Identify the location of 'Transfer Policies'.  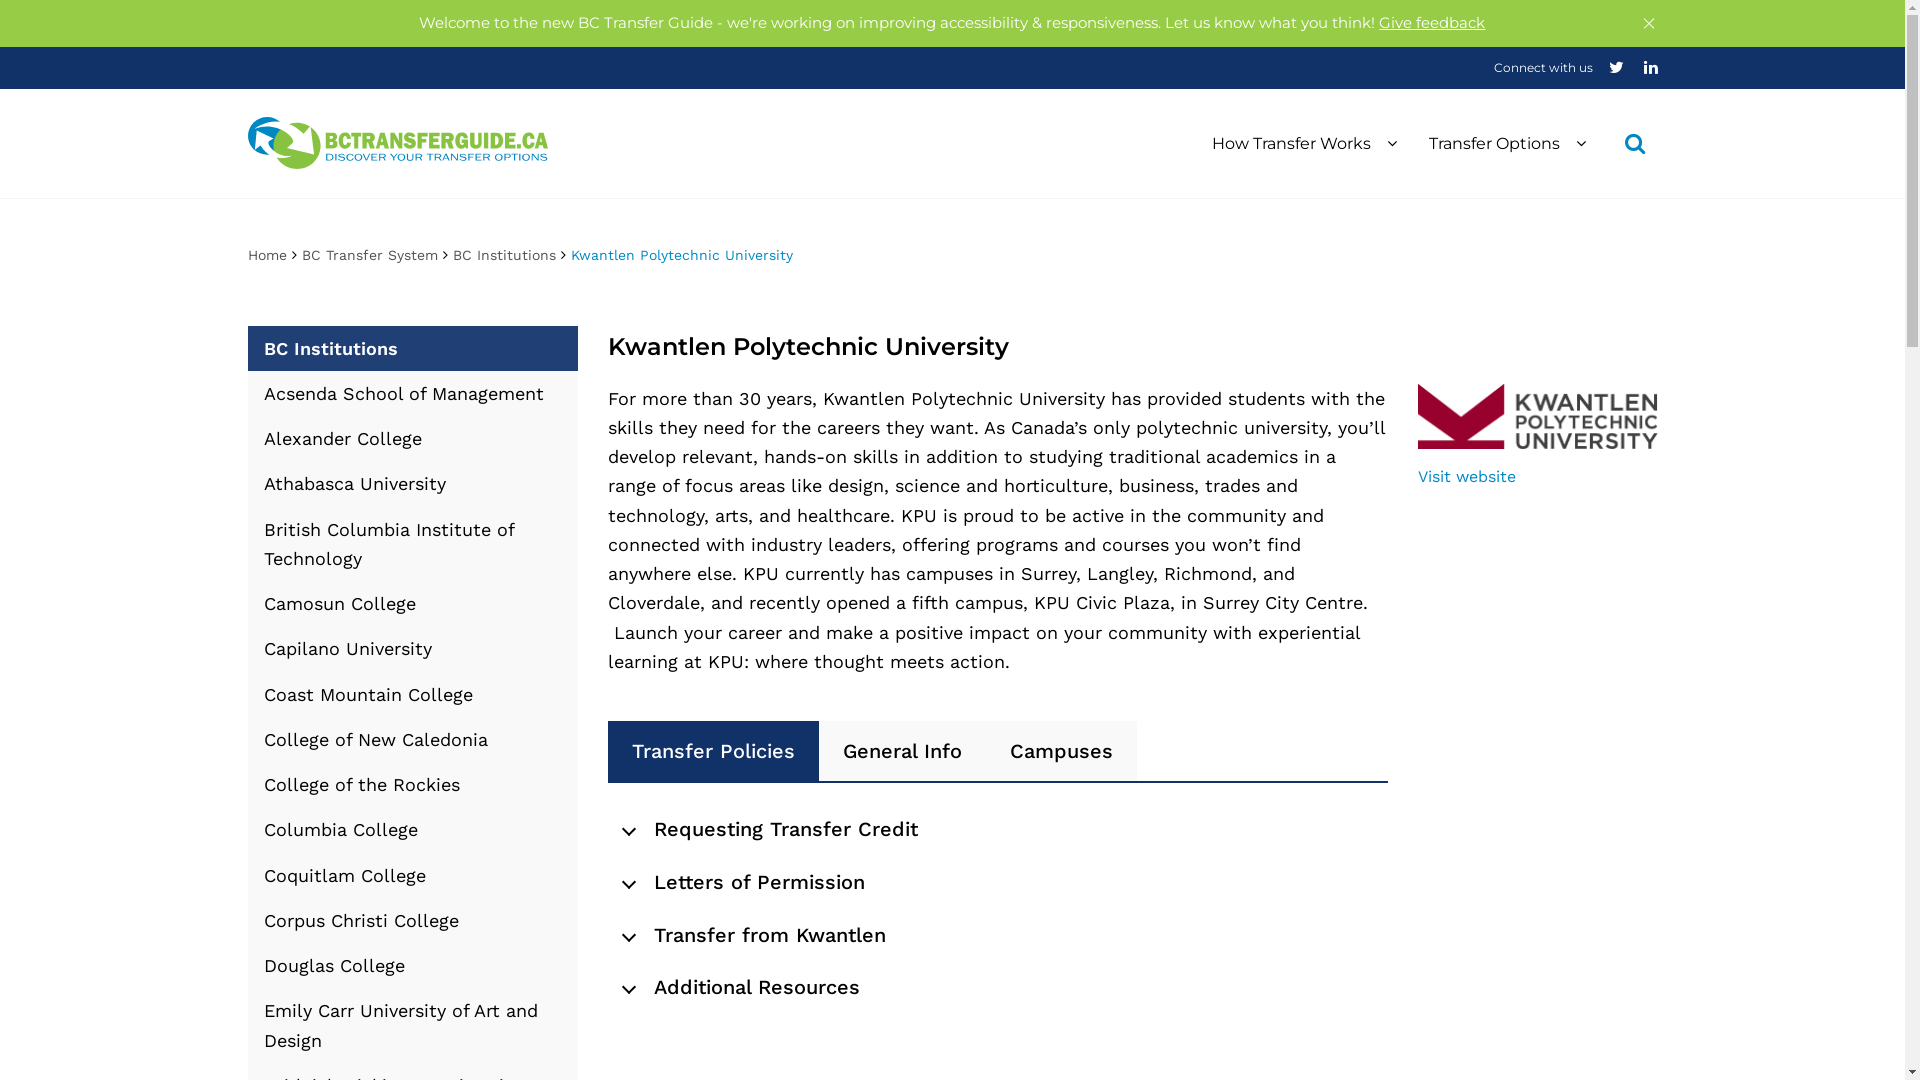
(713, 751).